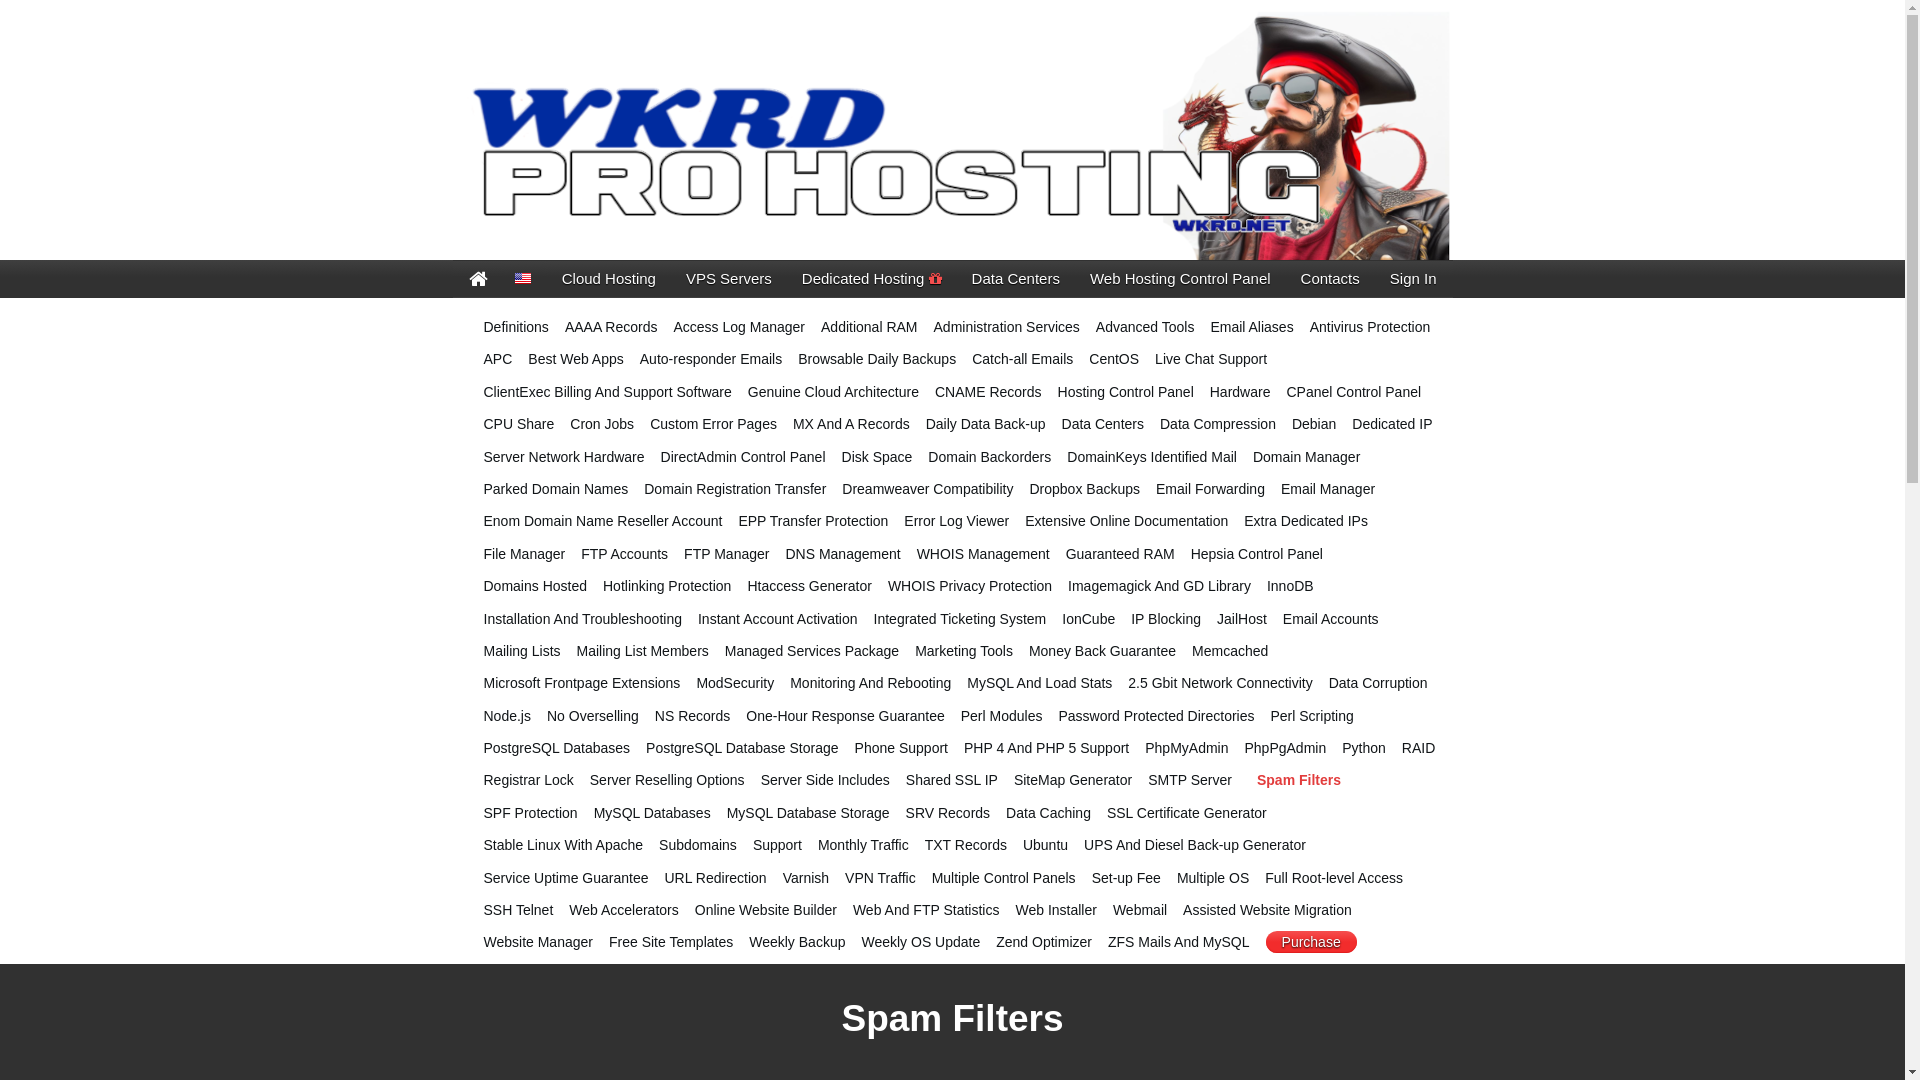 The width and height of the screenshot is (1920, 1080). What do you see at coordinates (960, 617) in the screenshot?
I see `'Integrated Ticketing System'` at bounding box center [960, 617].